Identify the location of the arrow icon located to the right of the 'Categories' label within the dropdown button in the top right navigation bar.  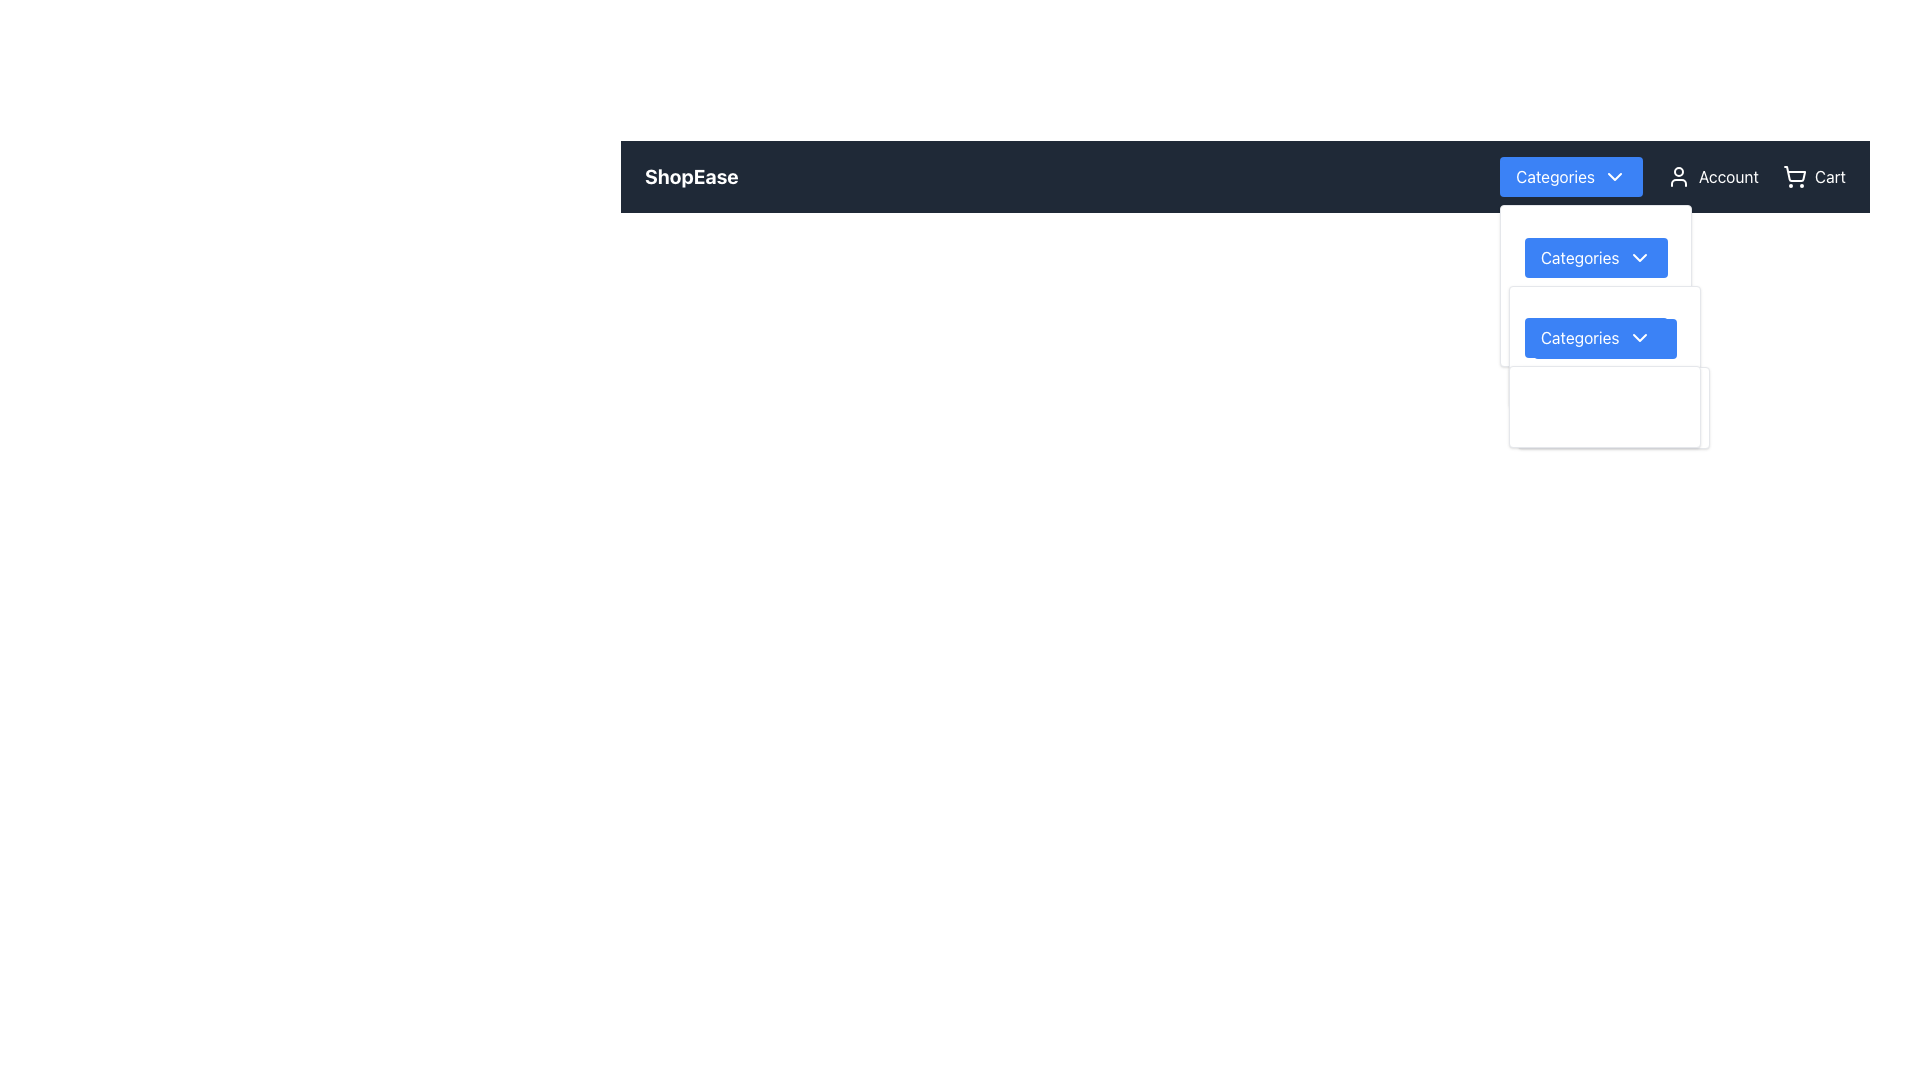
(1639, 257).